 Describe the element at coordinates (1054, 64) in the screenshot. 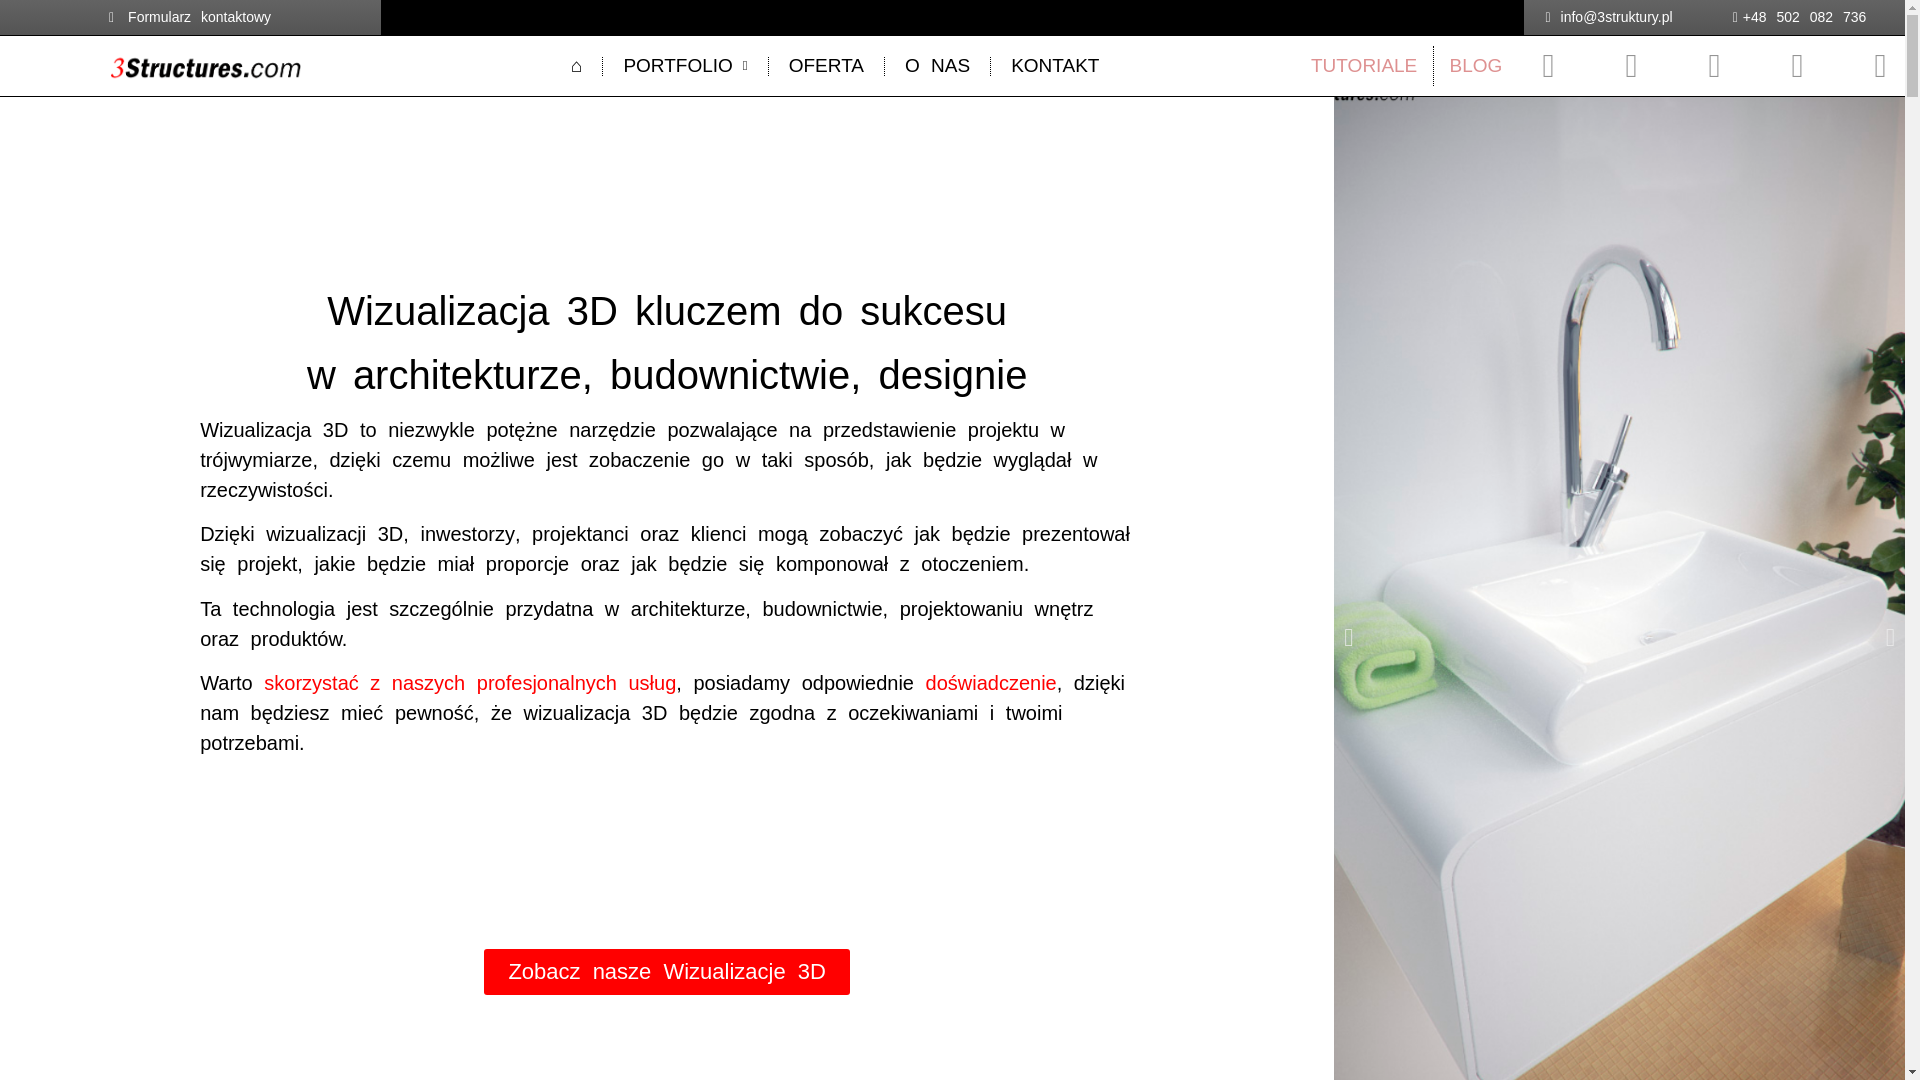

I see `'KONTAKT'` at that location.